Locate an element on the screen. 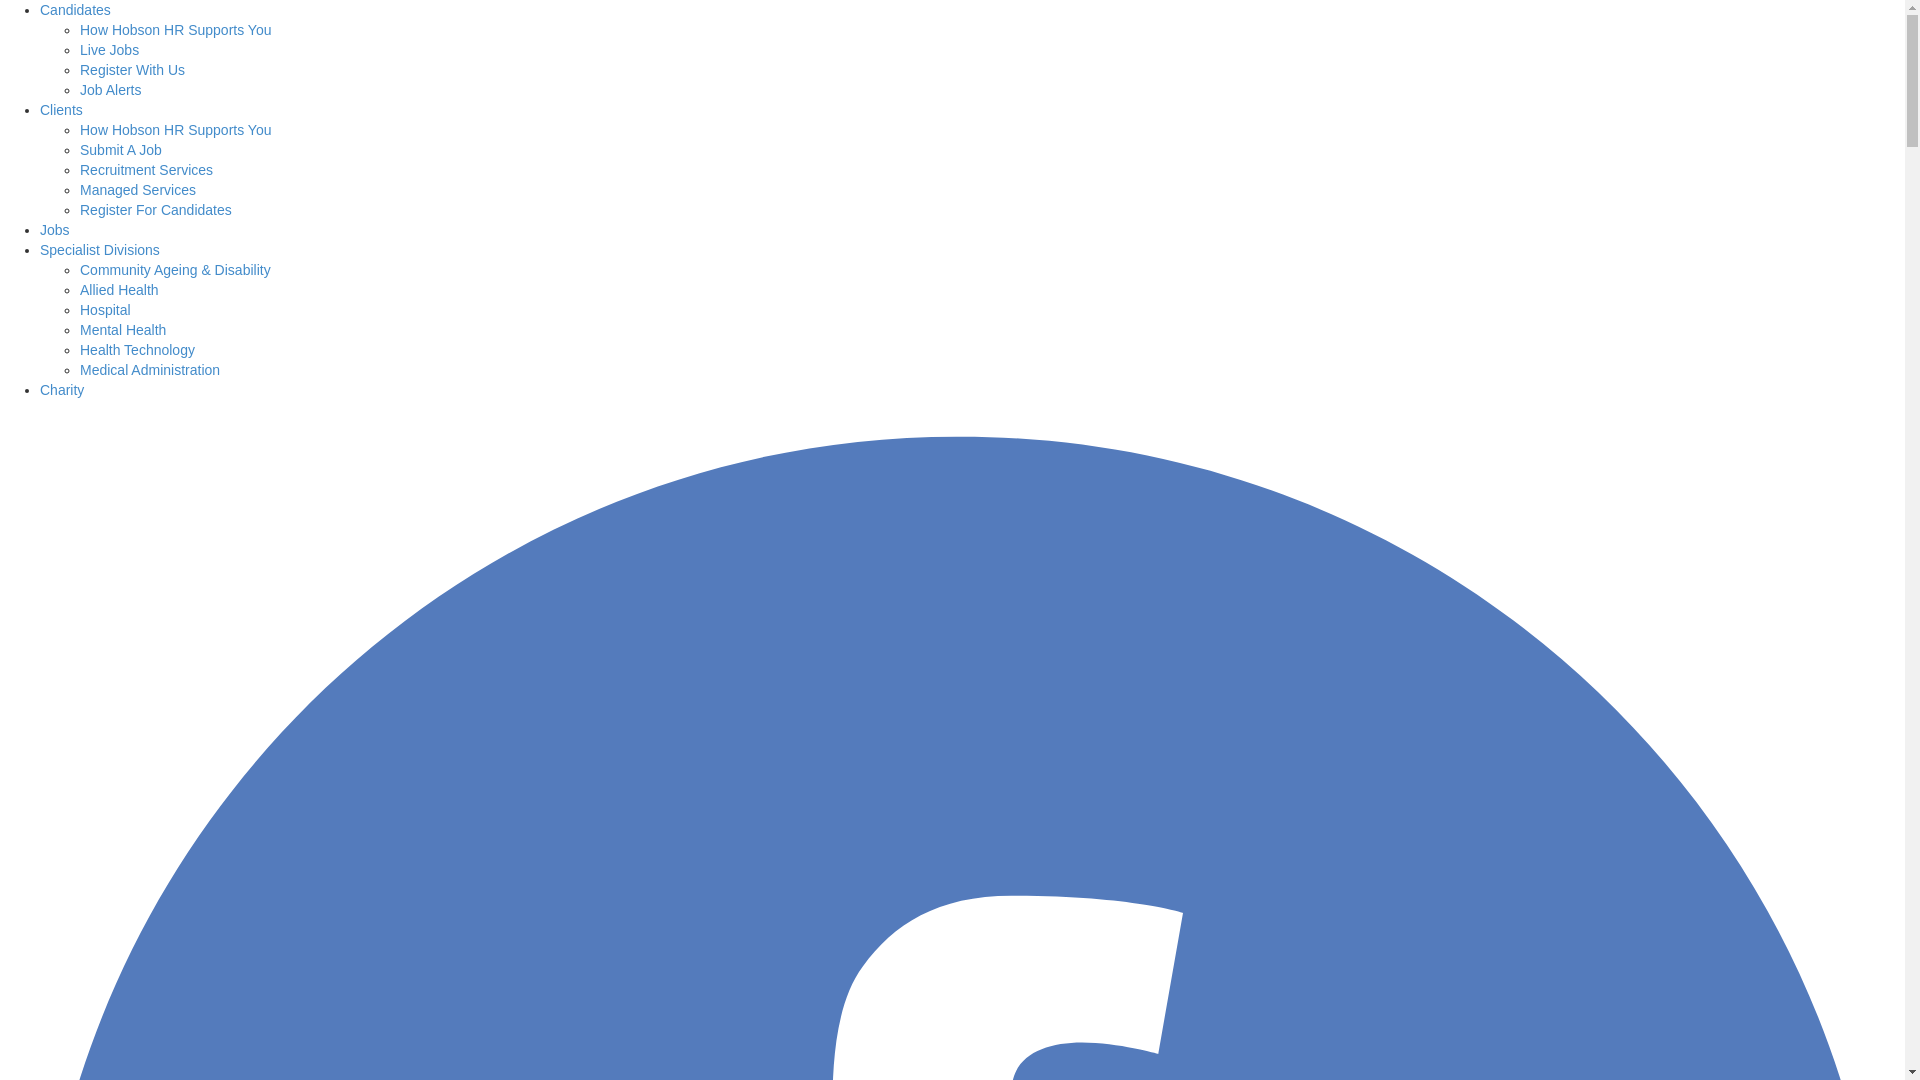  'Charity' is located at coordinates (62, 389).